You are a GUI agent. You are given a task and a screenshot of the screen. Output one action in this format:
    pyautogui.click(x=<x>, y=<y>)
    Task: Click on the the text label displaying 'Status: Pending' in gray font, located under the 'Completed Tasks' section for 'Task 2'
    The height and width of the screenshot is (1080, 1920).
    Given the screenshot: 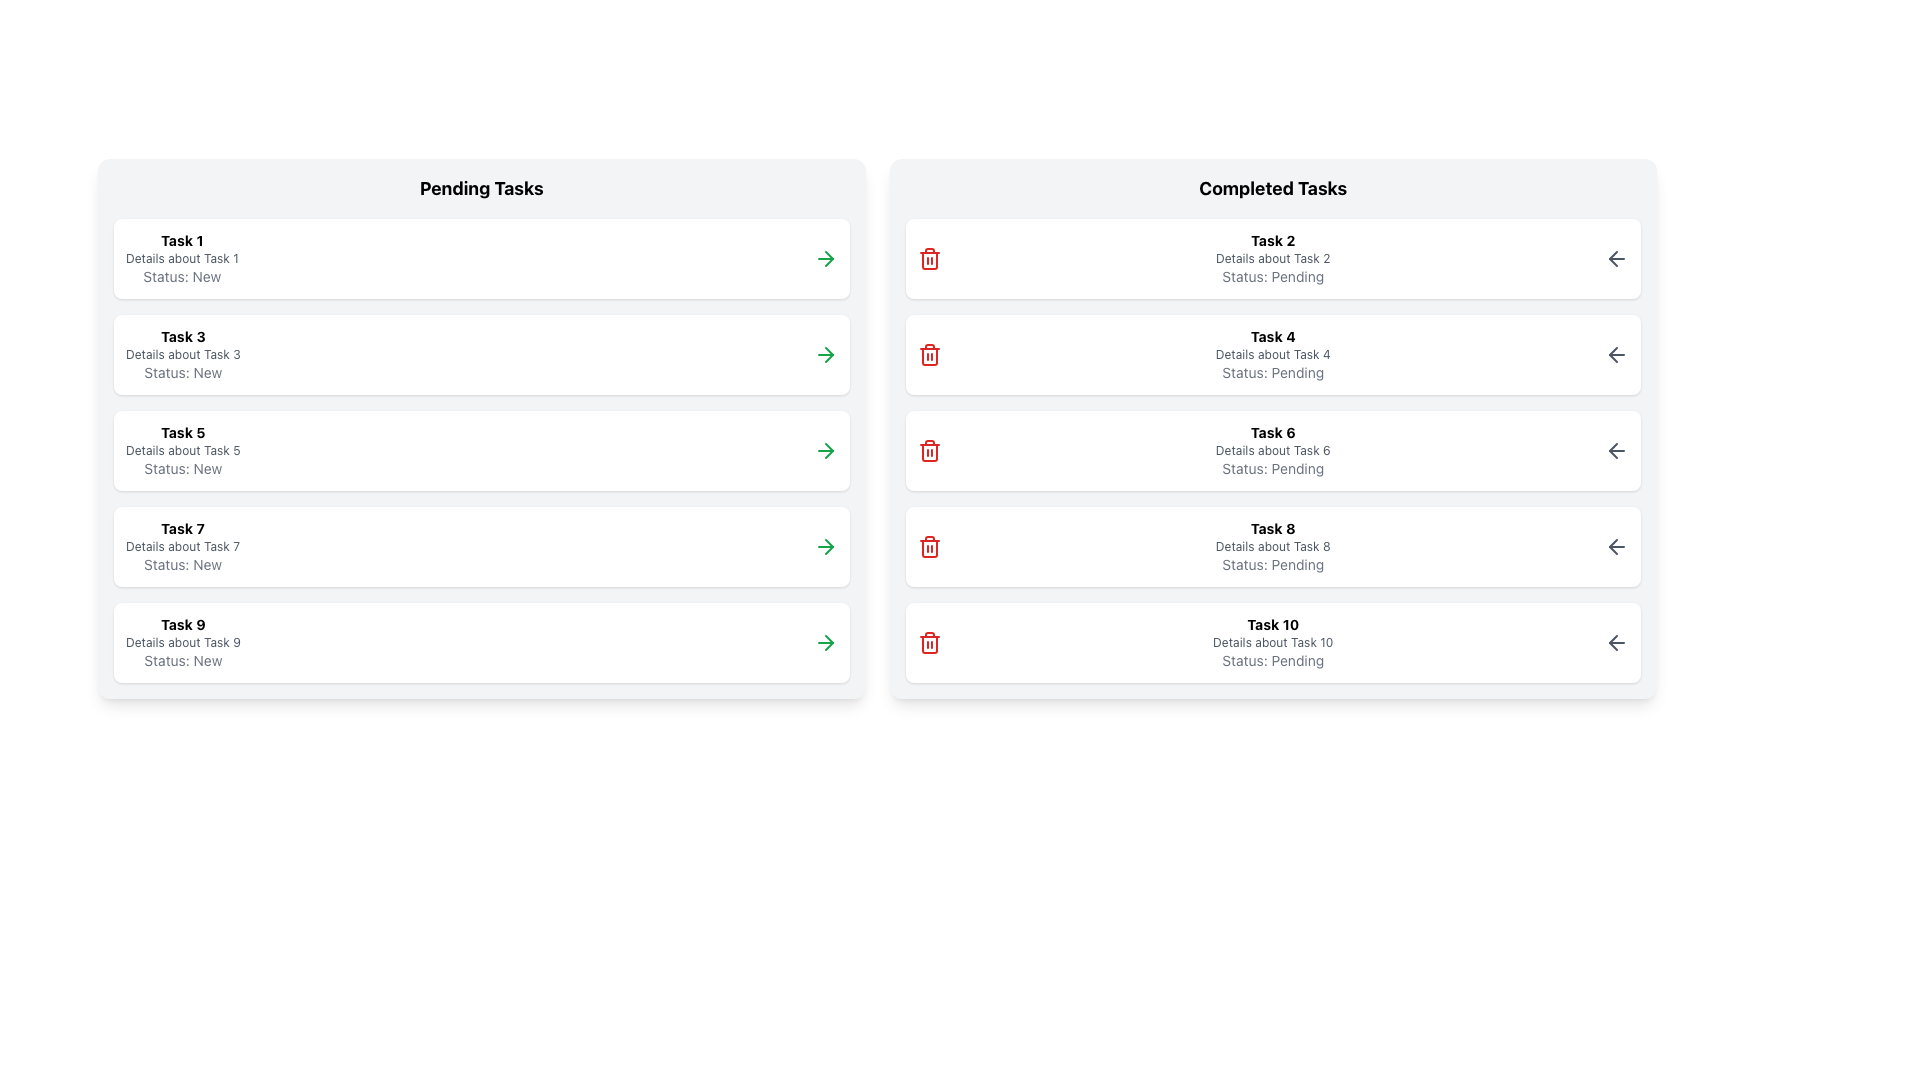 What is the action you would take?
    pyautogui.click(x=1272, y=276)
    